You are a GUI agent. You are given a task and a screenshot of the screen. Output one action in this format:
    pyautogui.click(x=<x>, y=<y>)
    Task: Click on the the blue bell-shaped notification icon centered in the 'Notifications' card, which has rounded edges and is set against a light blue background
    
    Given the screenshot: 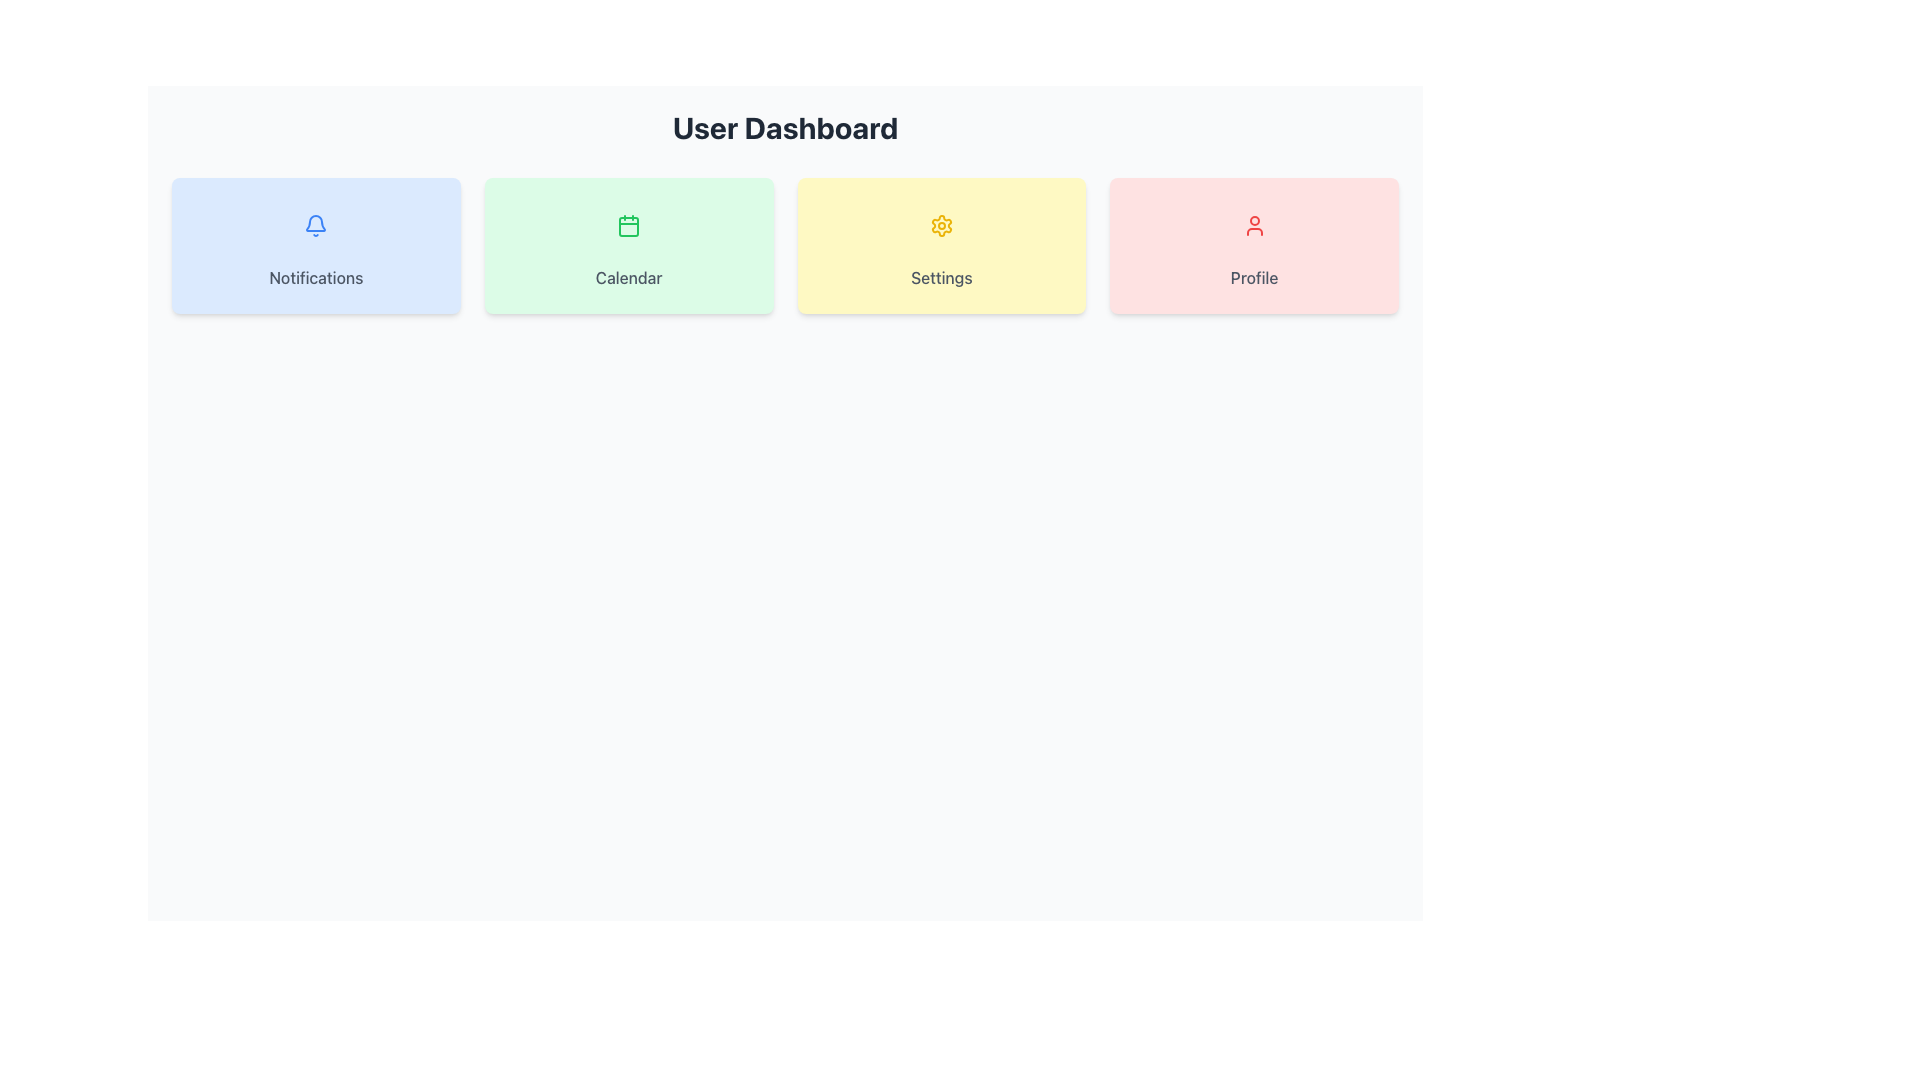 What is the action you would take?
    pyautogui.click(x=315, y=225)
    